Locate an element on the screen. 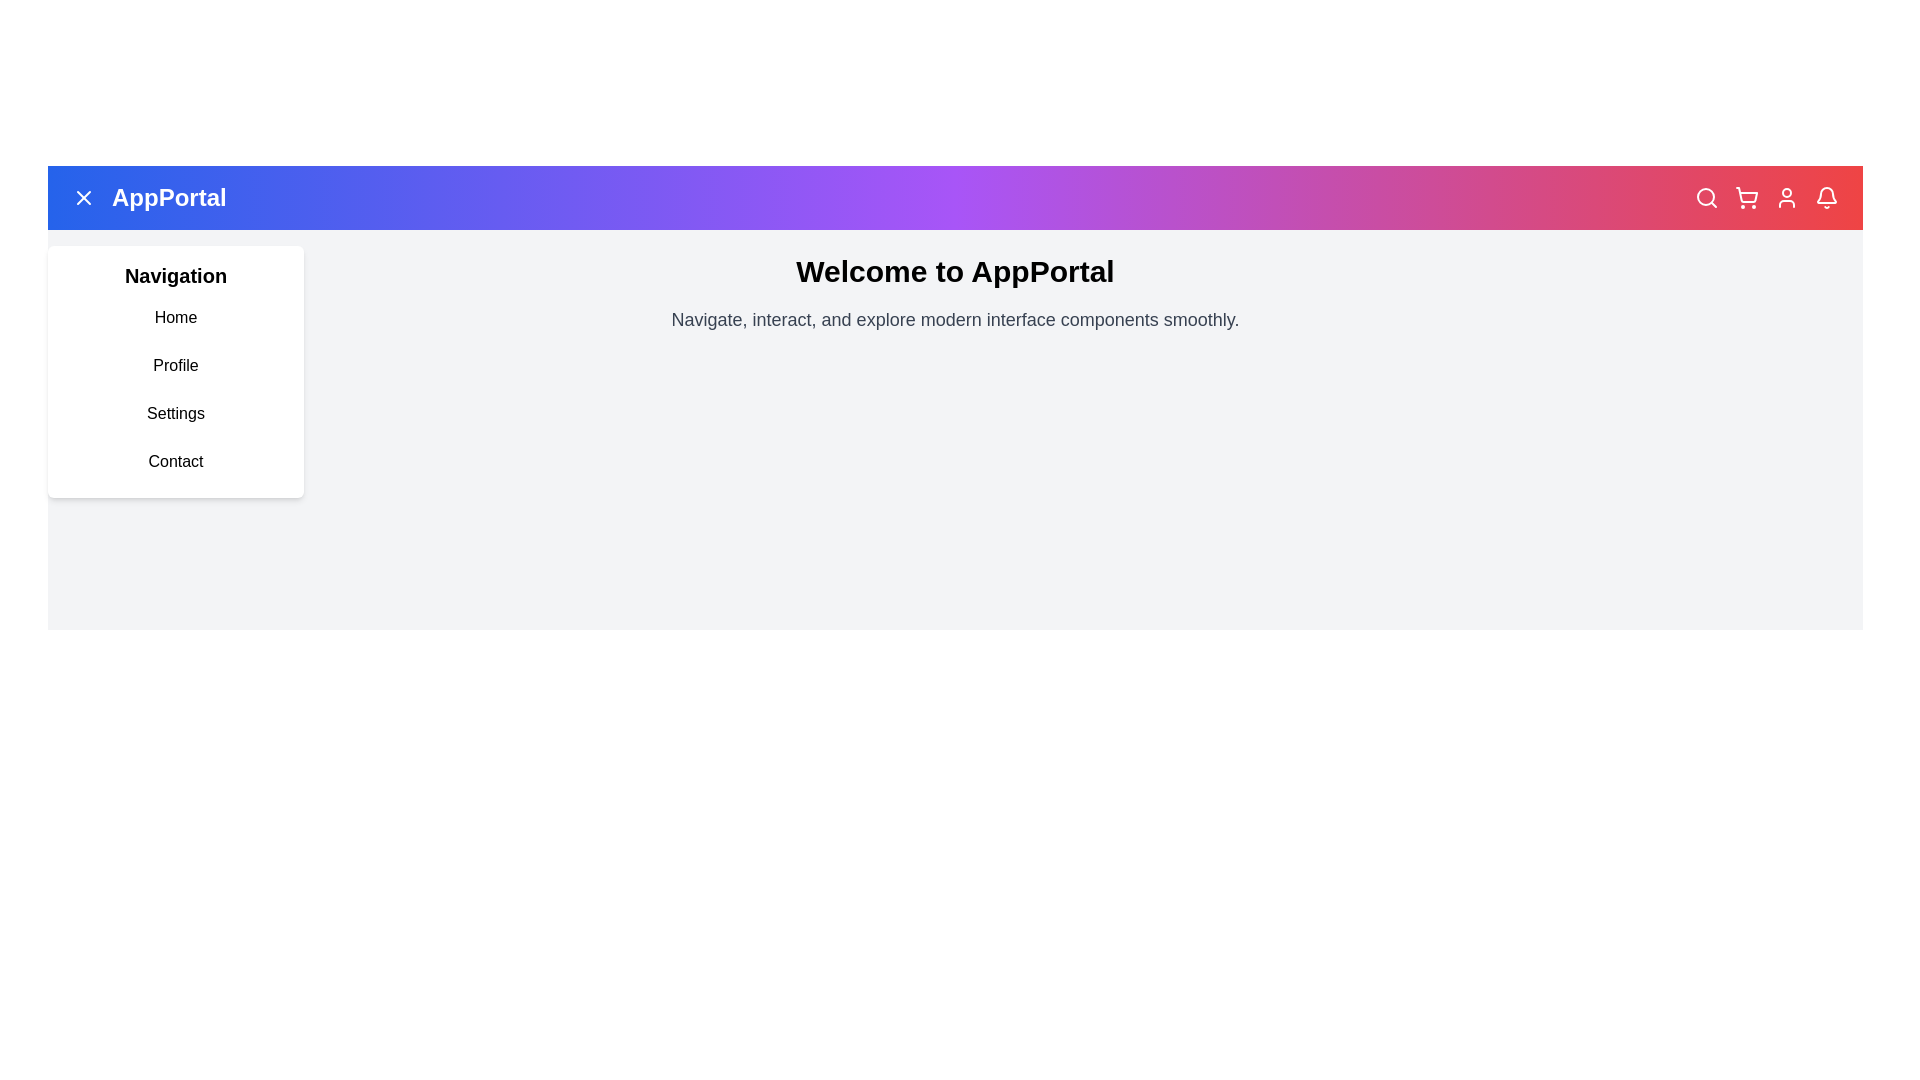 Image resolution: width=1920 pixels, height=1080 pixels. the 'Contact' button located in the sidebar navigation is located at coordinates (176, 462).